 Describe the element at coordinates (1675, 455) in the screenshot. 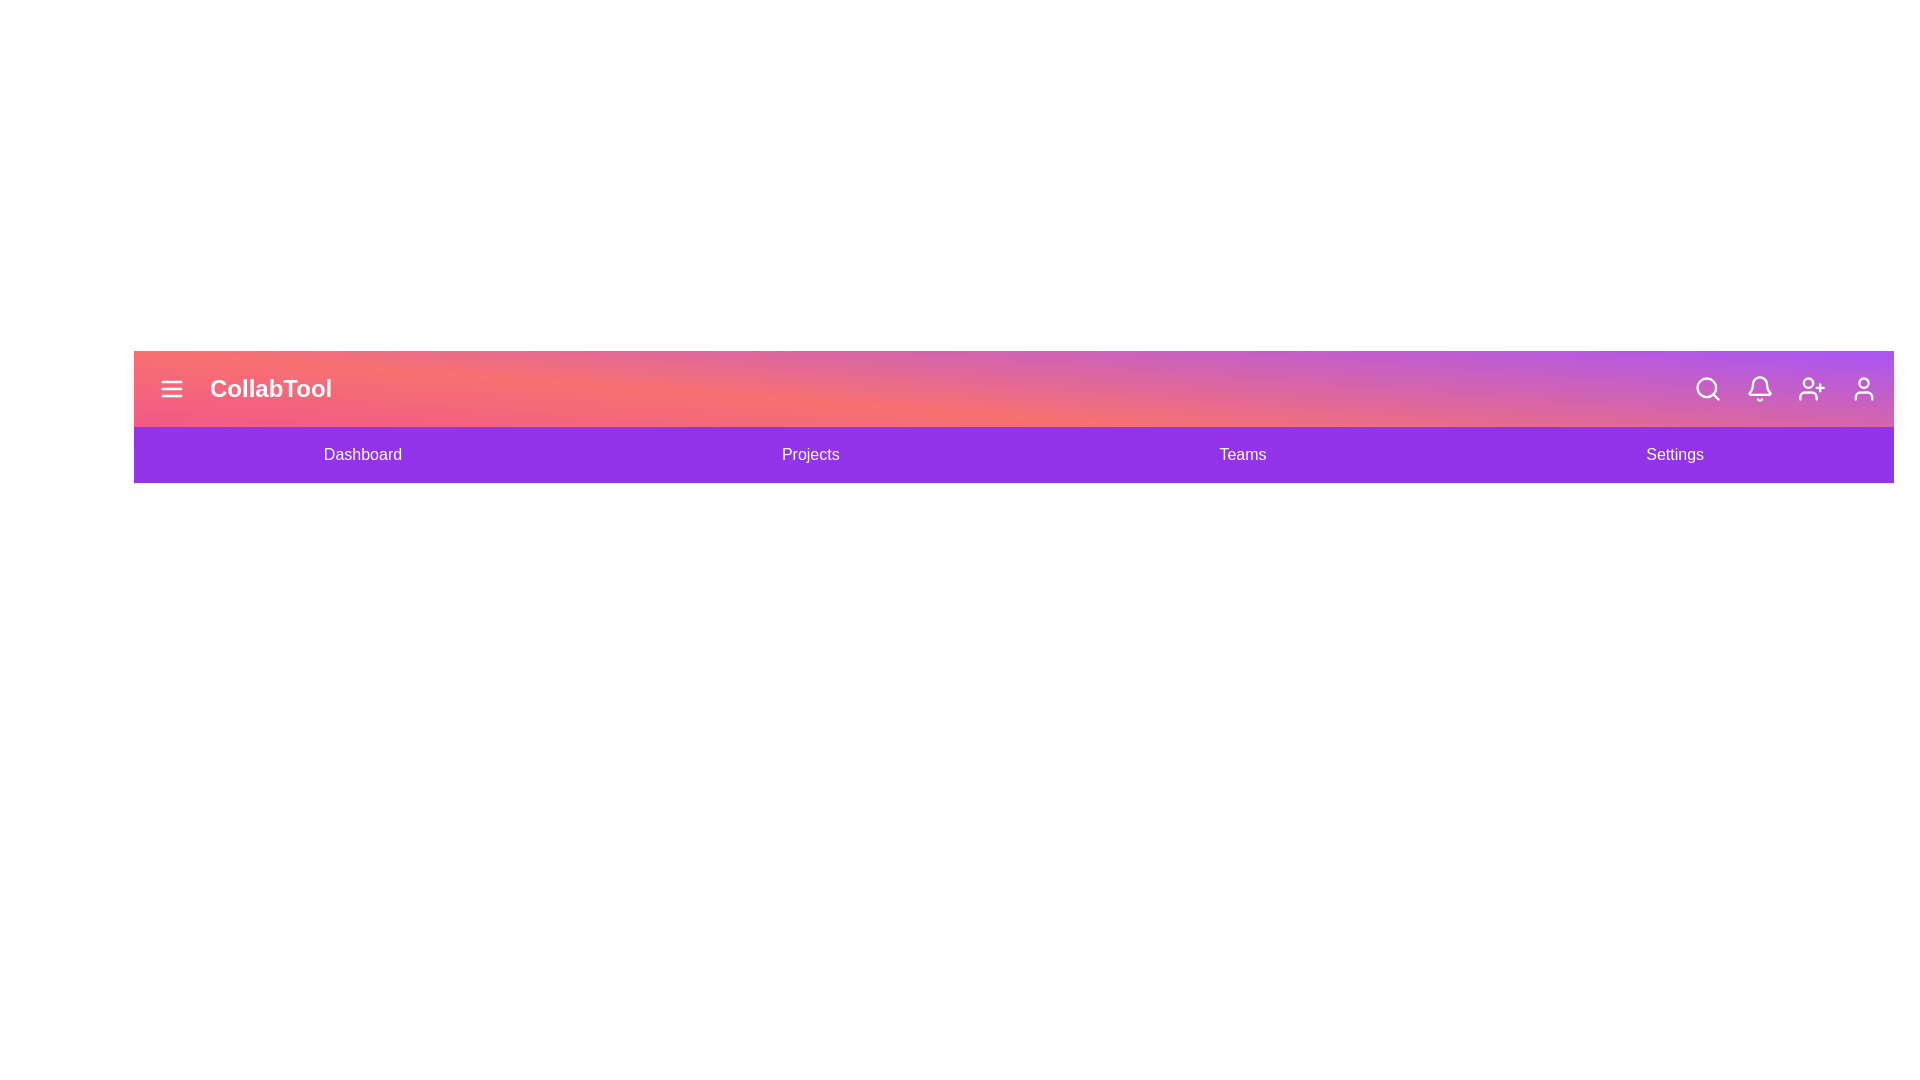

I see `the navigation link Settings` at that location.